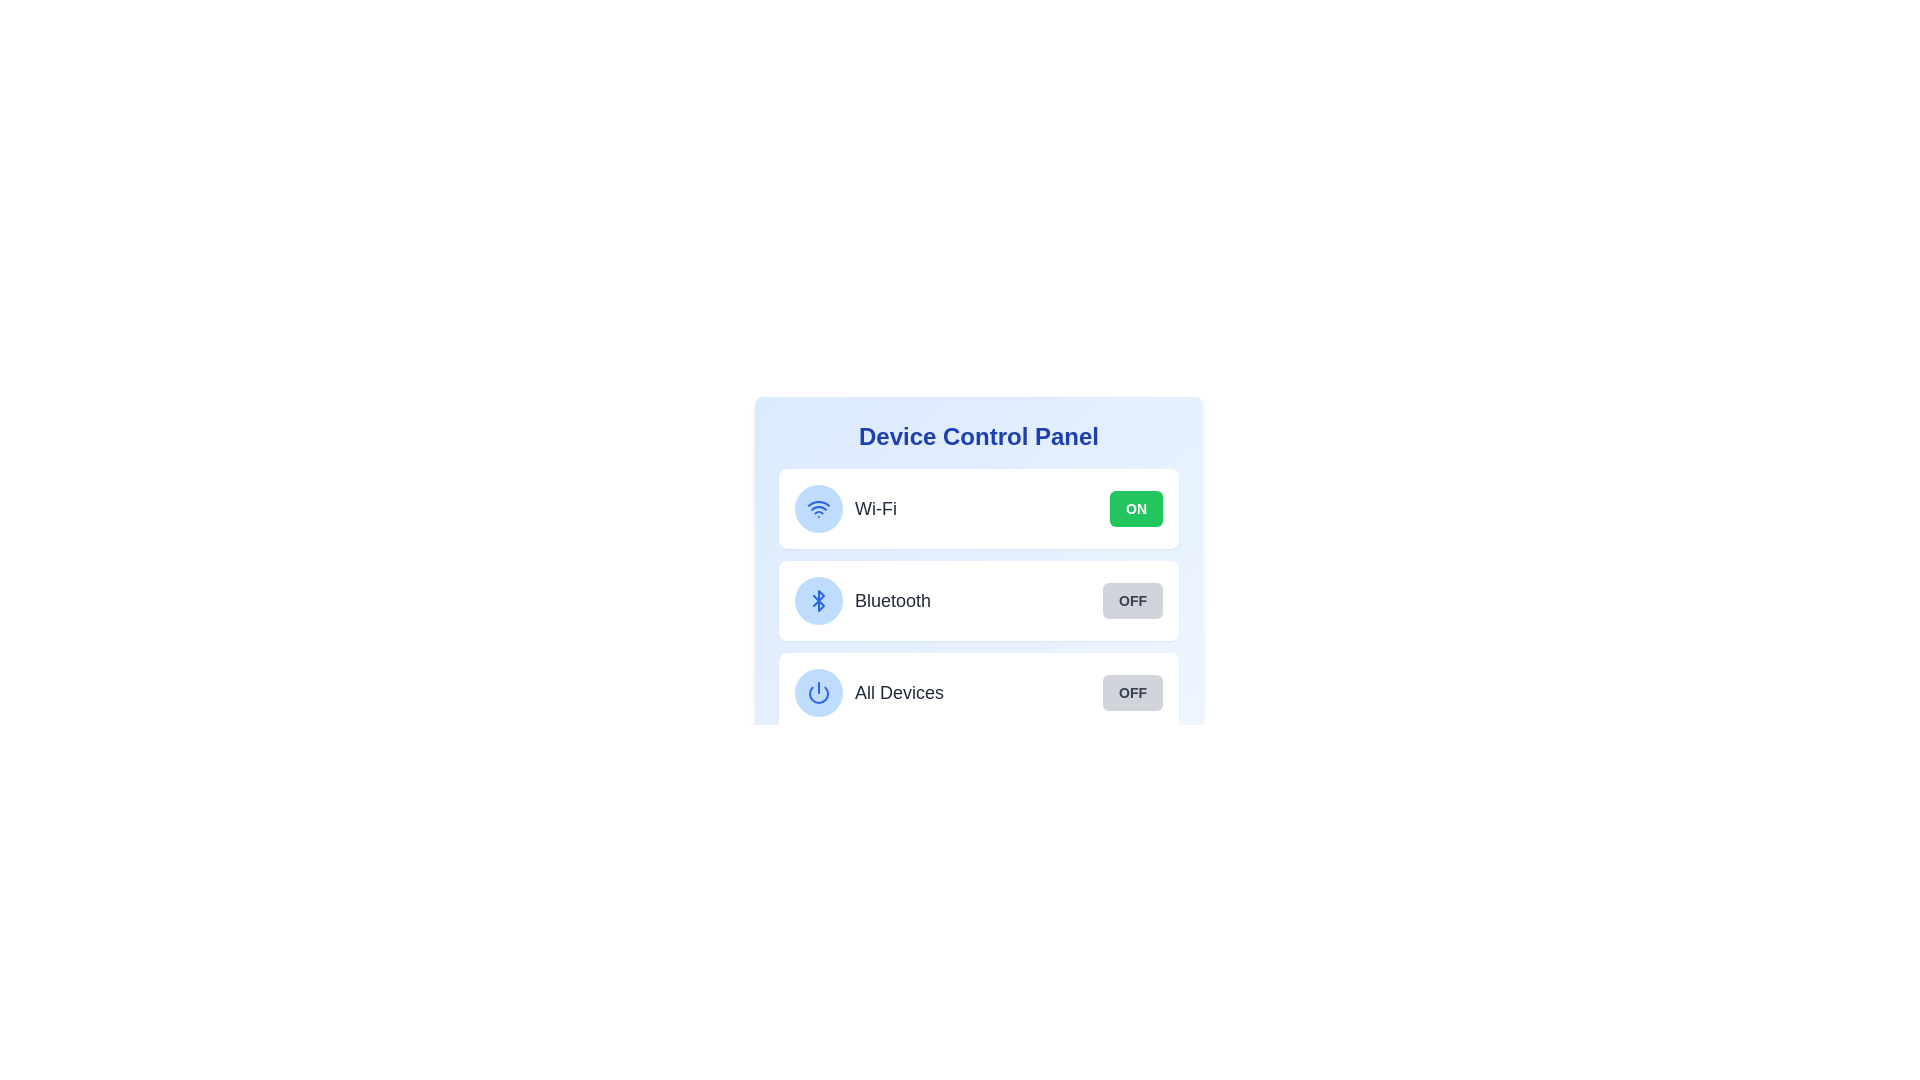 The image size is (1920, 1080). What do you see at coordinates (869, 692) in the screenshot?
I see `the informational label and icon representing the status of 'All Devices', located in the third section of the 'Device Control Panel', immediately below the 'Bluetooth' section` at bounding box center [869, 692].